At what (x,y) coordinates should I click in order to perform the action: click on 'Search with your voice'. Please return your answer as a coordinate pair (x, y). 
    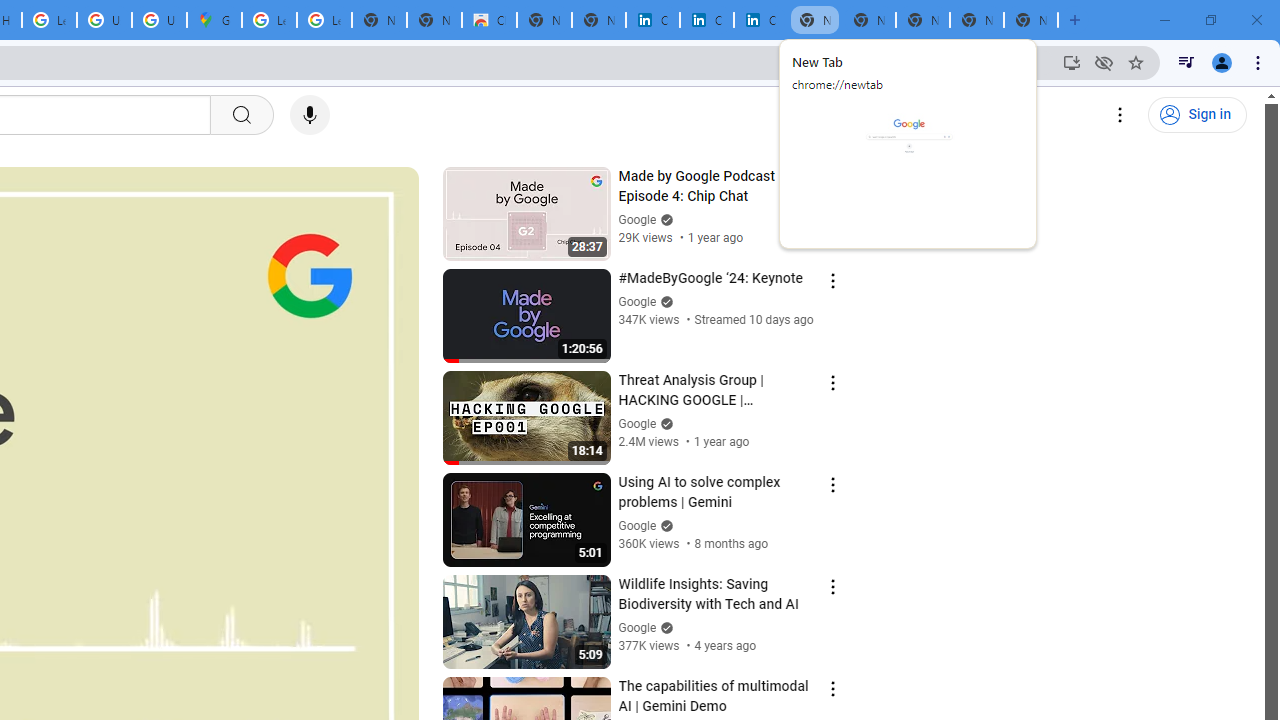
    Looking at the image, I should click on (308, 115).